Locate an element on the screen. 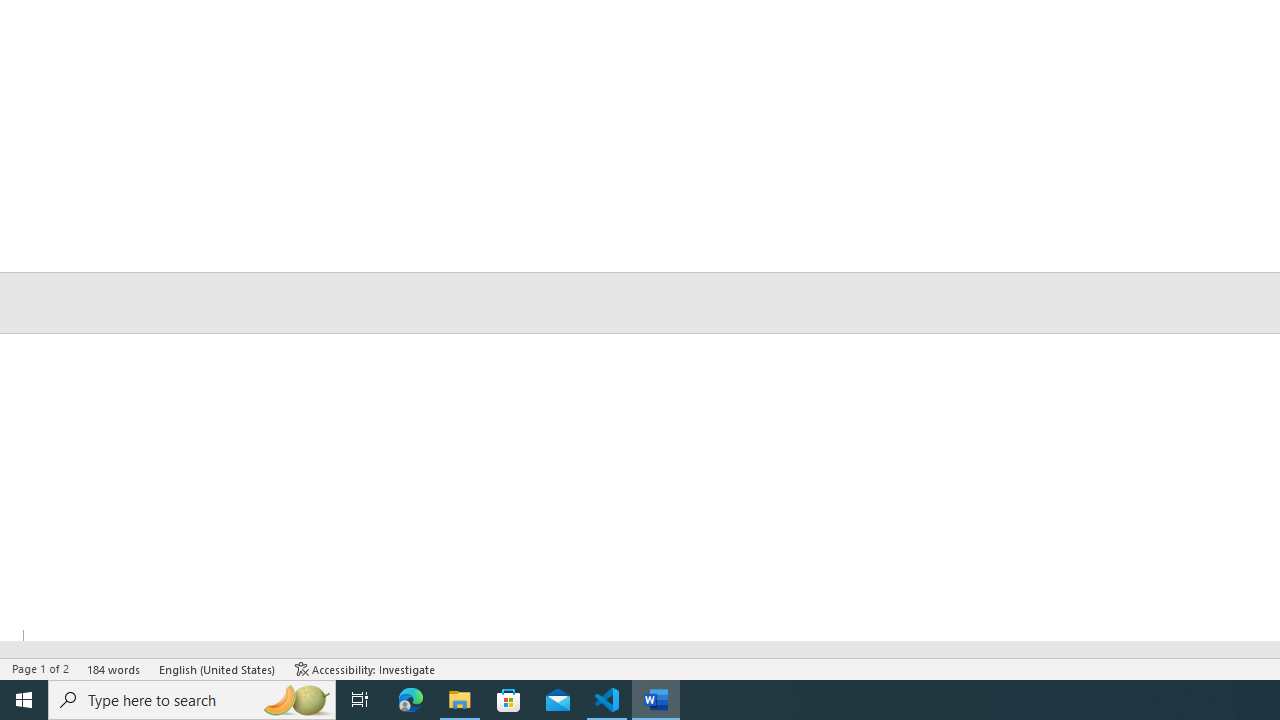  'Page Number Page 1 of 2' is located at coordinates (40, 669).